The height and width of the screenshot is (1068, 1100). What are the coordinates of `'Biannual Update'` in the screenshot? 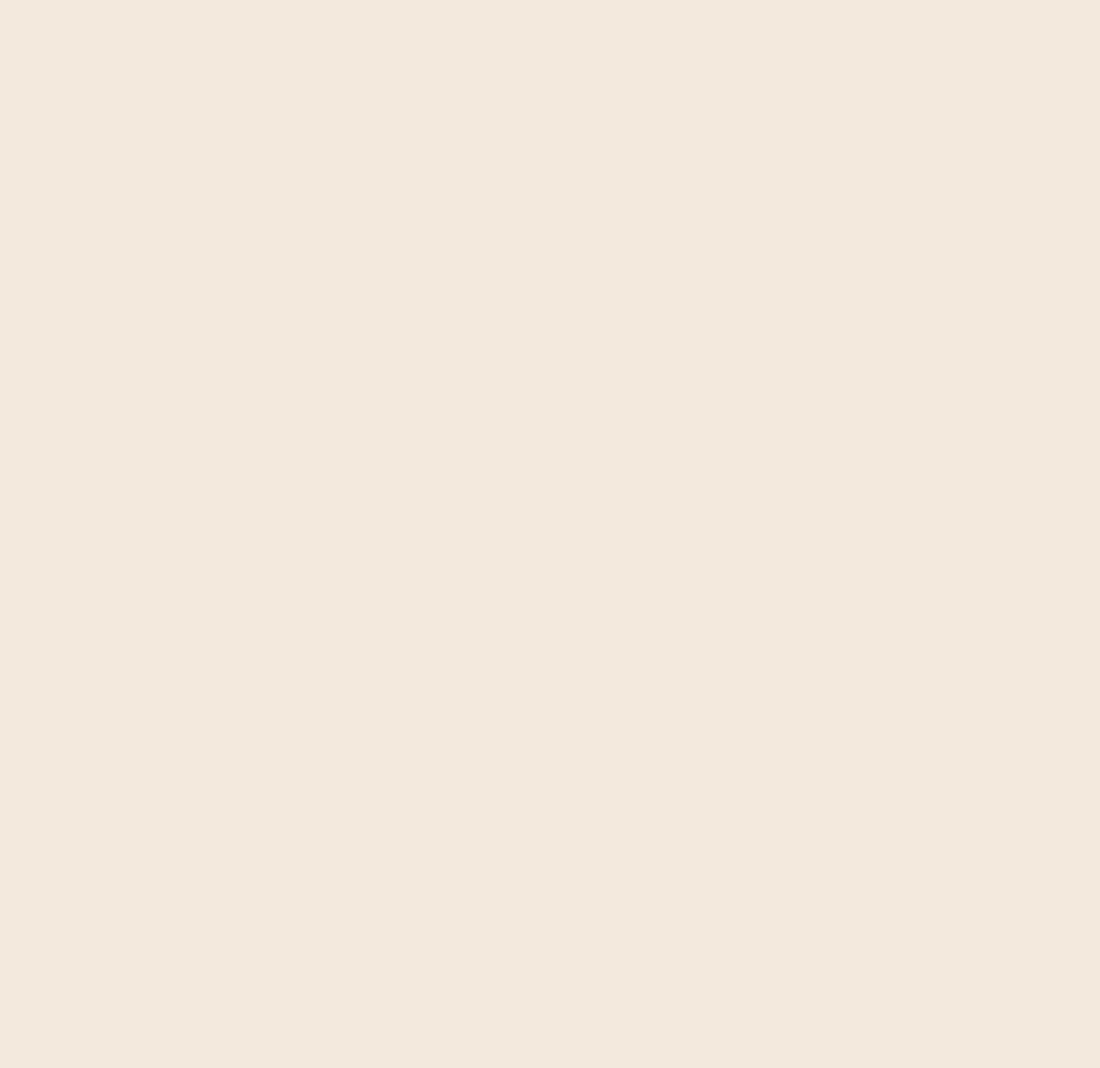 It's located at (850, 220).